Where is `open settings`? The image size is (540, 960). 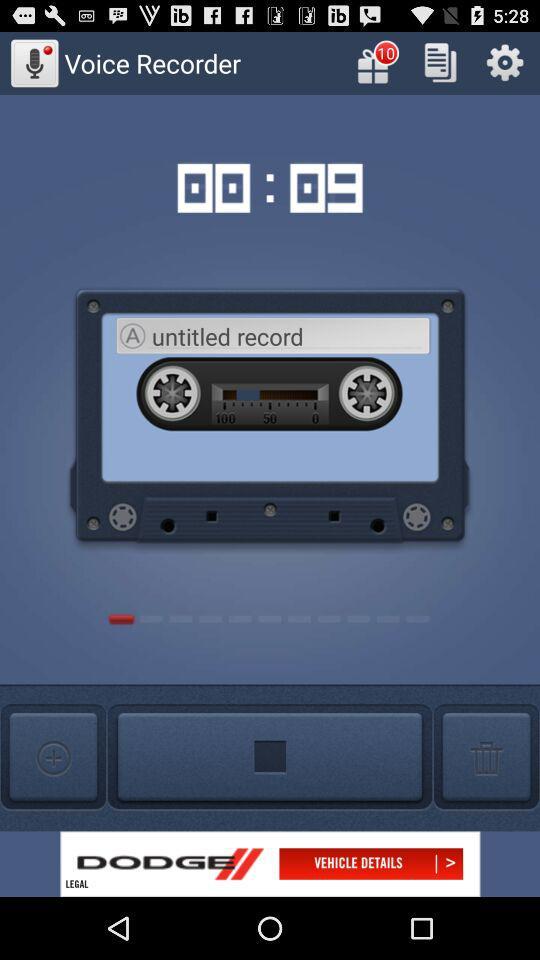
open settings is located at coordinates (504, 62).